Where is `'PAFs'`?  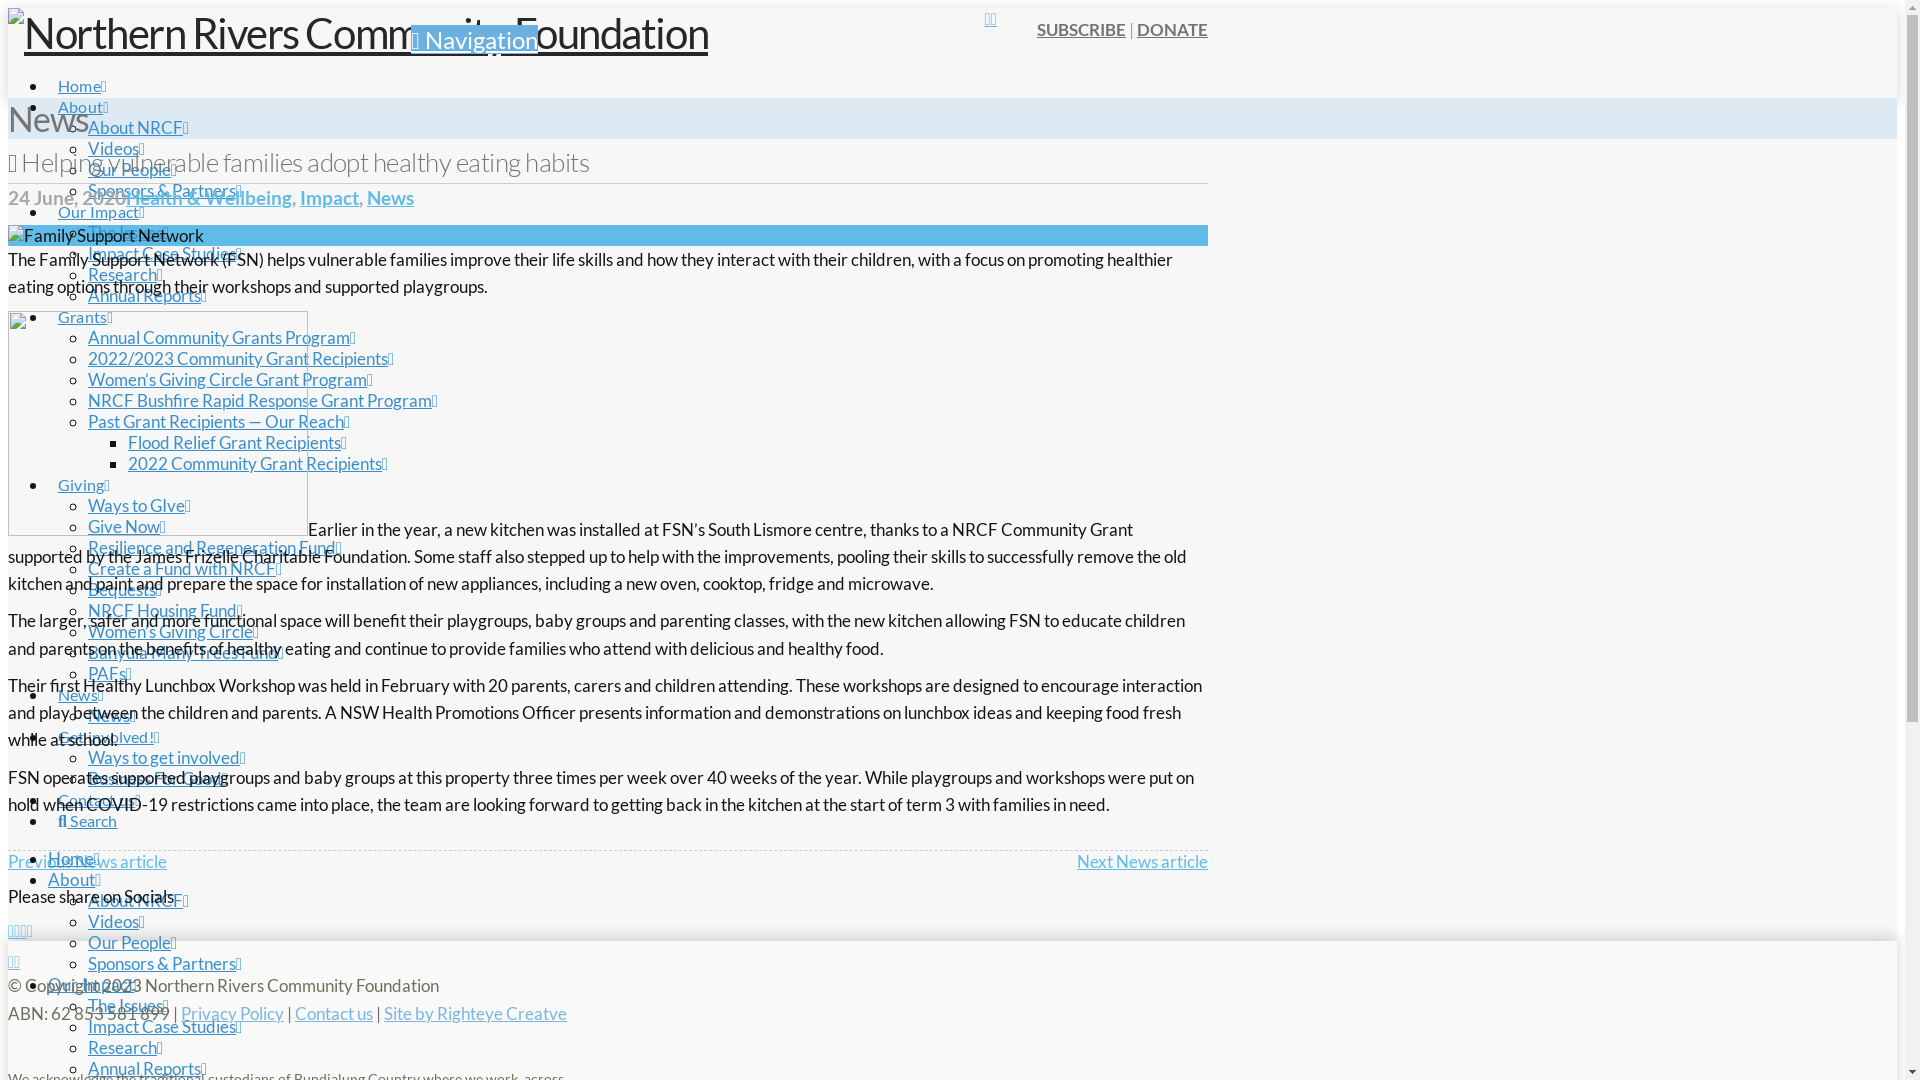 'PAFs' is located at coordinates (109, 673).